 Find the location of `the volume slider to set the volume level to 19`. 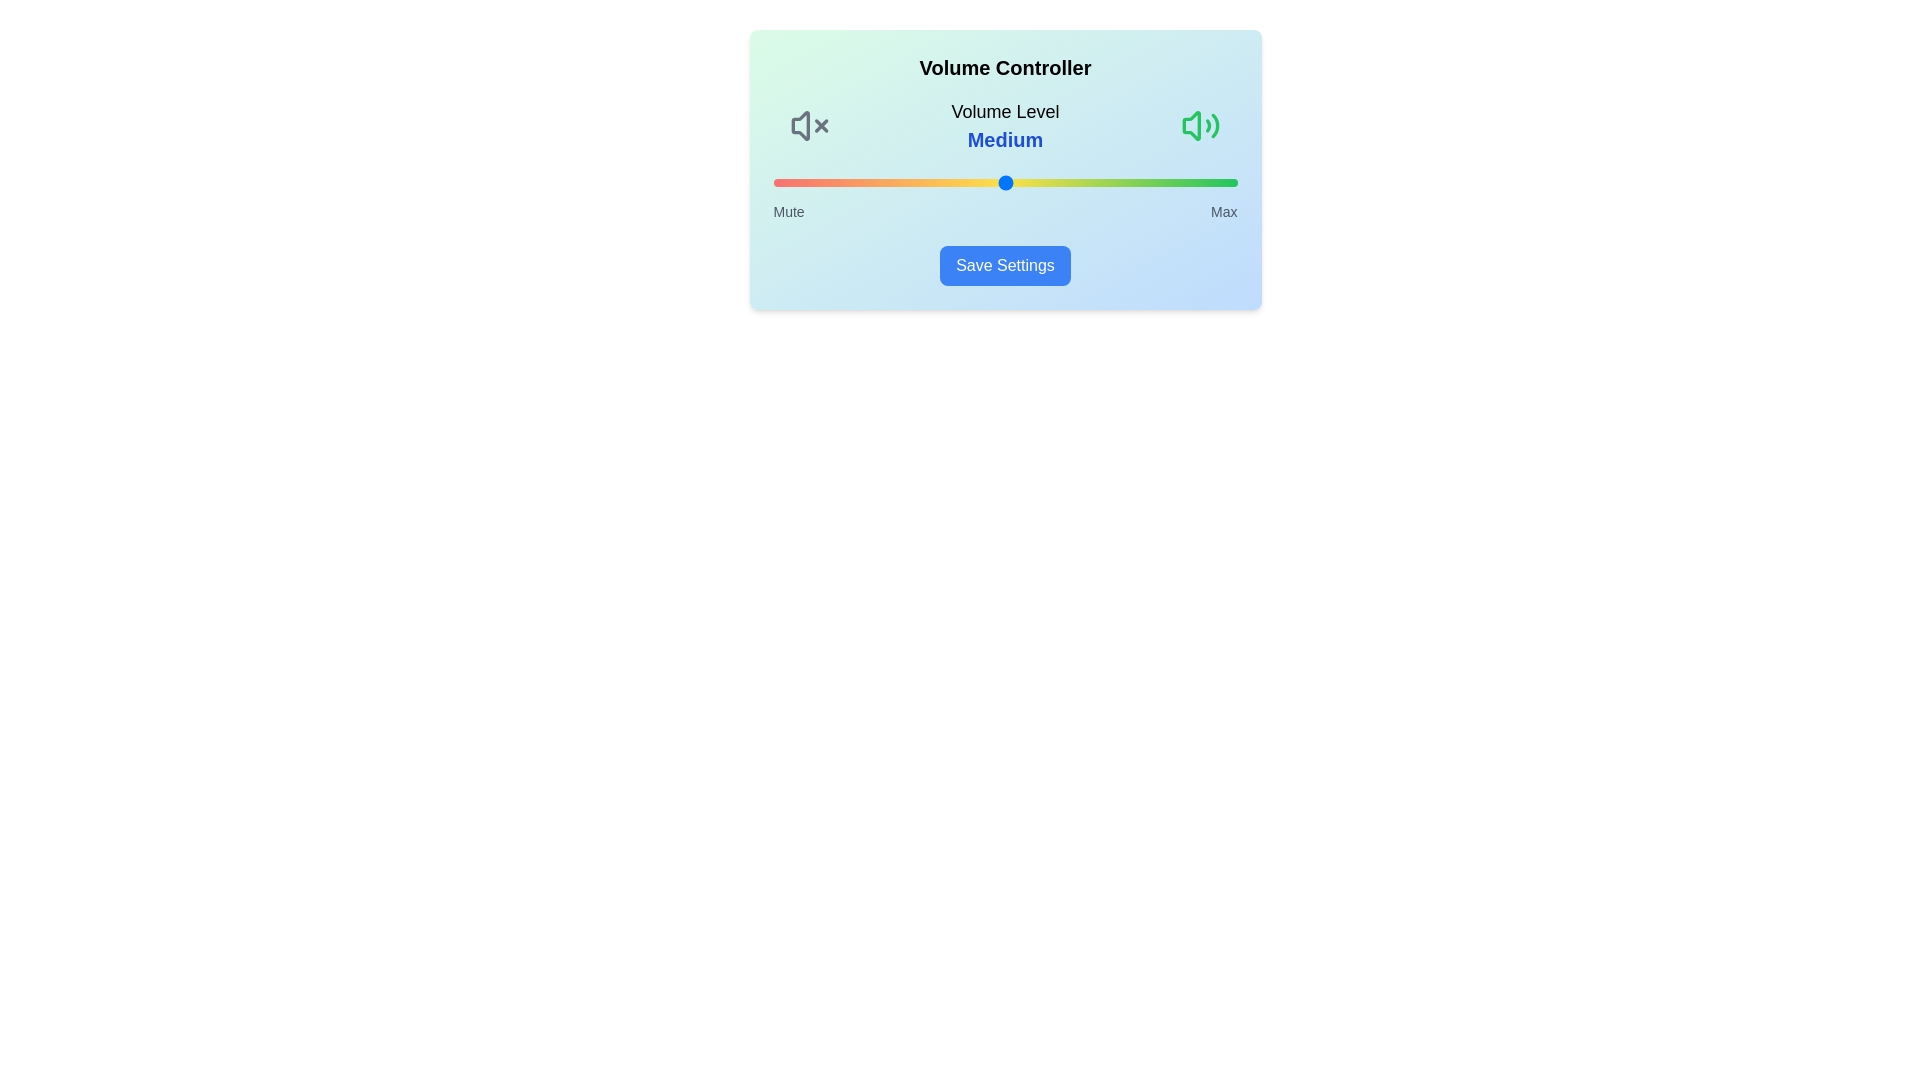

the volume slider to set the volume level to 19 is located at coordinates (861, 182).